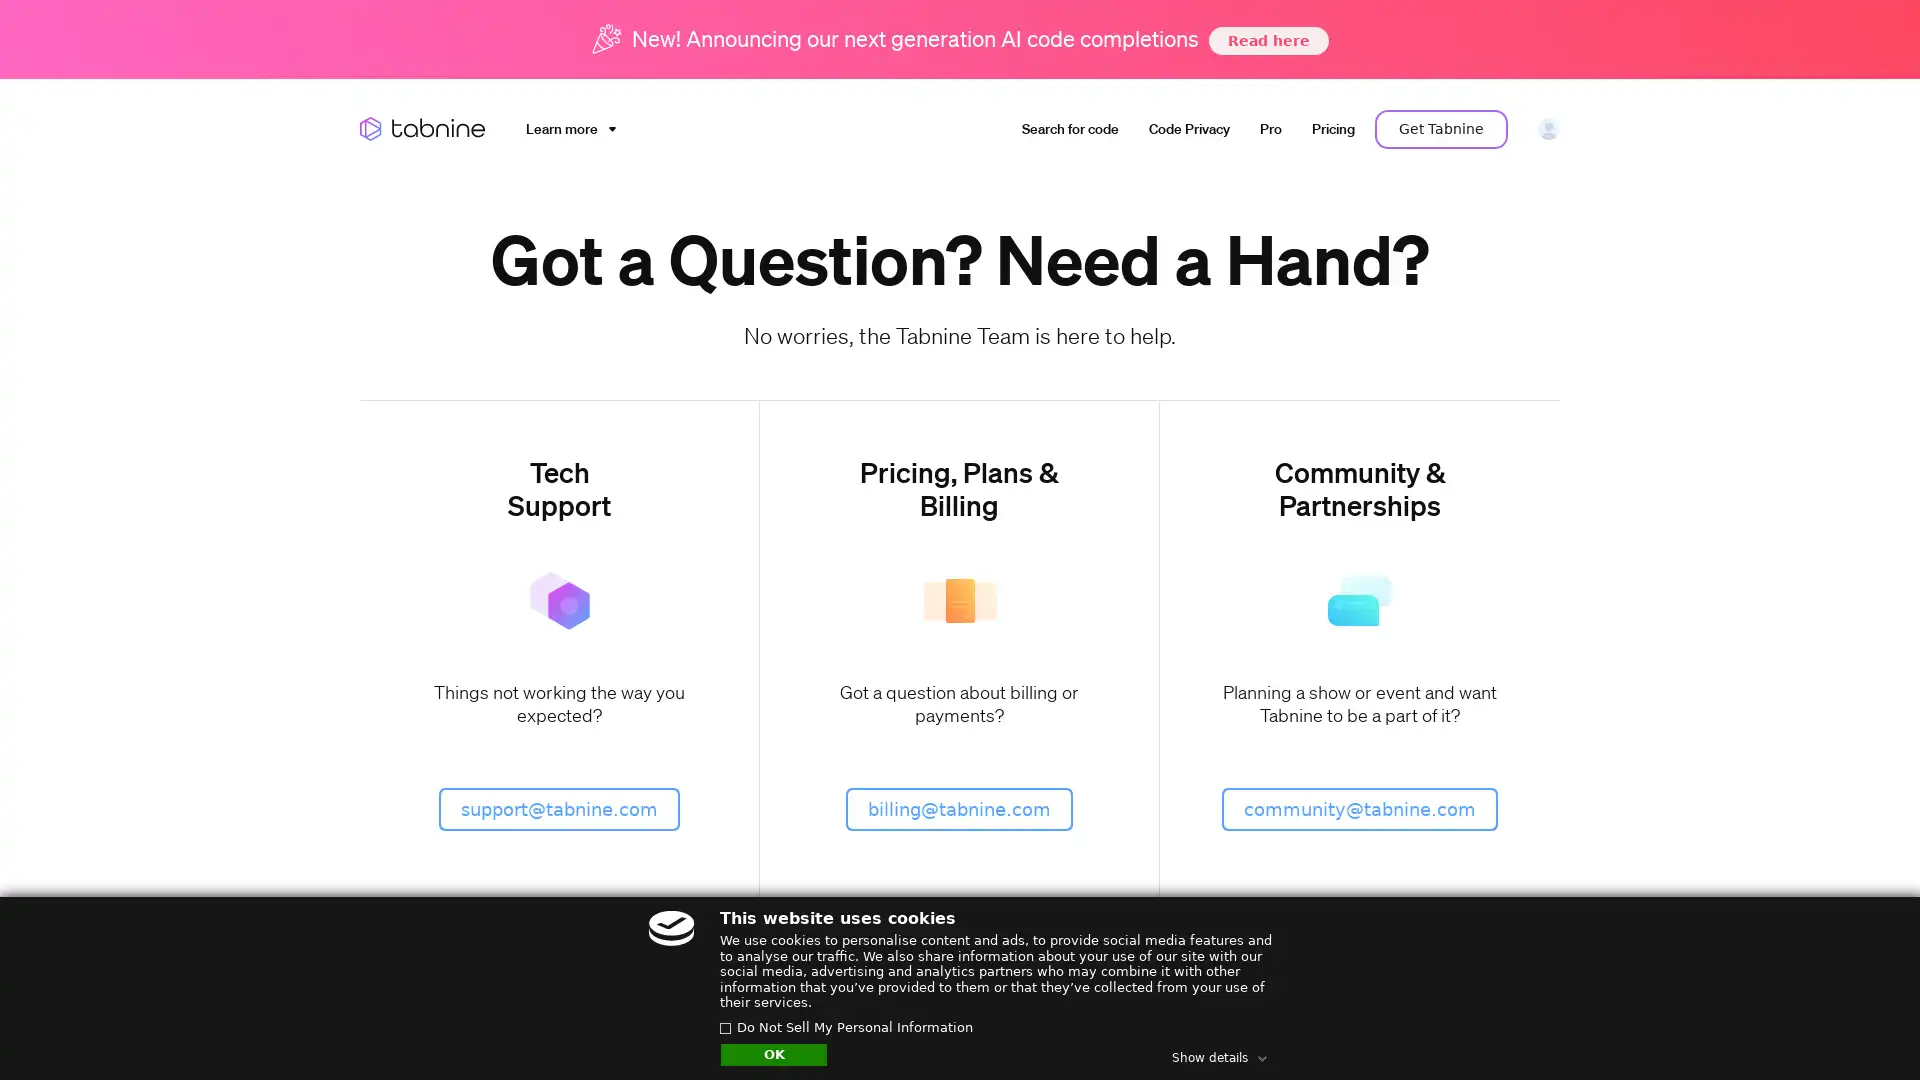 The width and height of the screenshot is (1920, 1080). Describe the element at coordinates (1815, 1003) in the screenshot. I see `Dismiss Message` at that location.